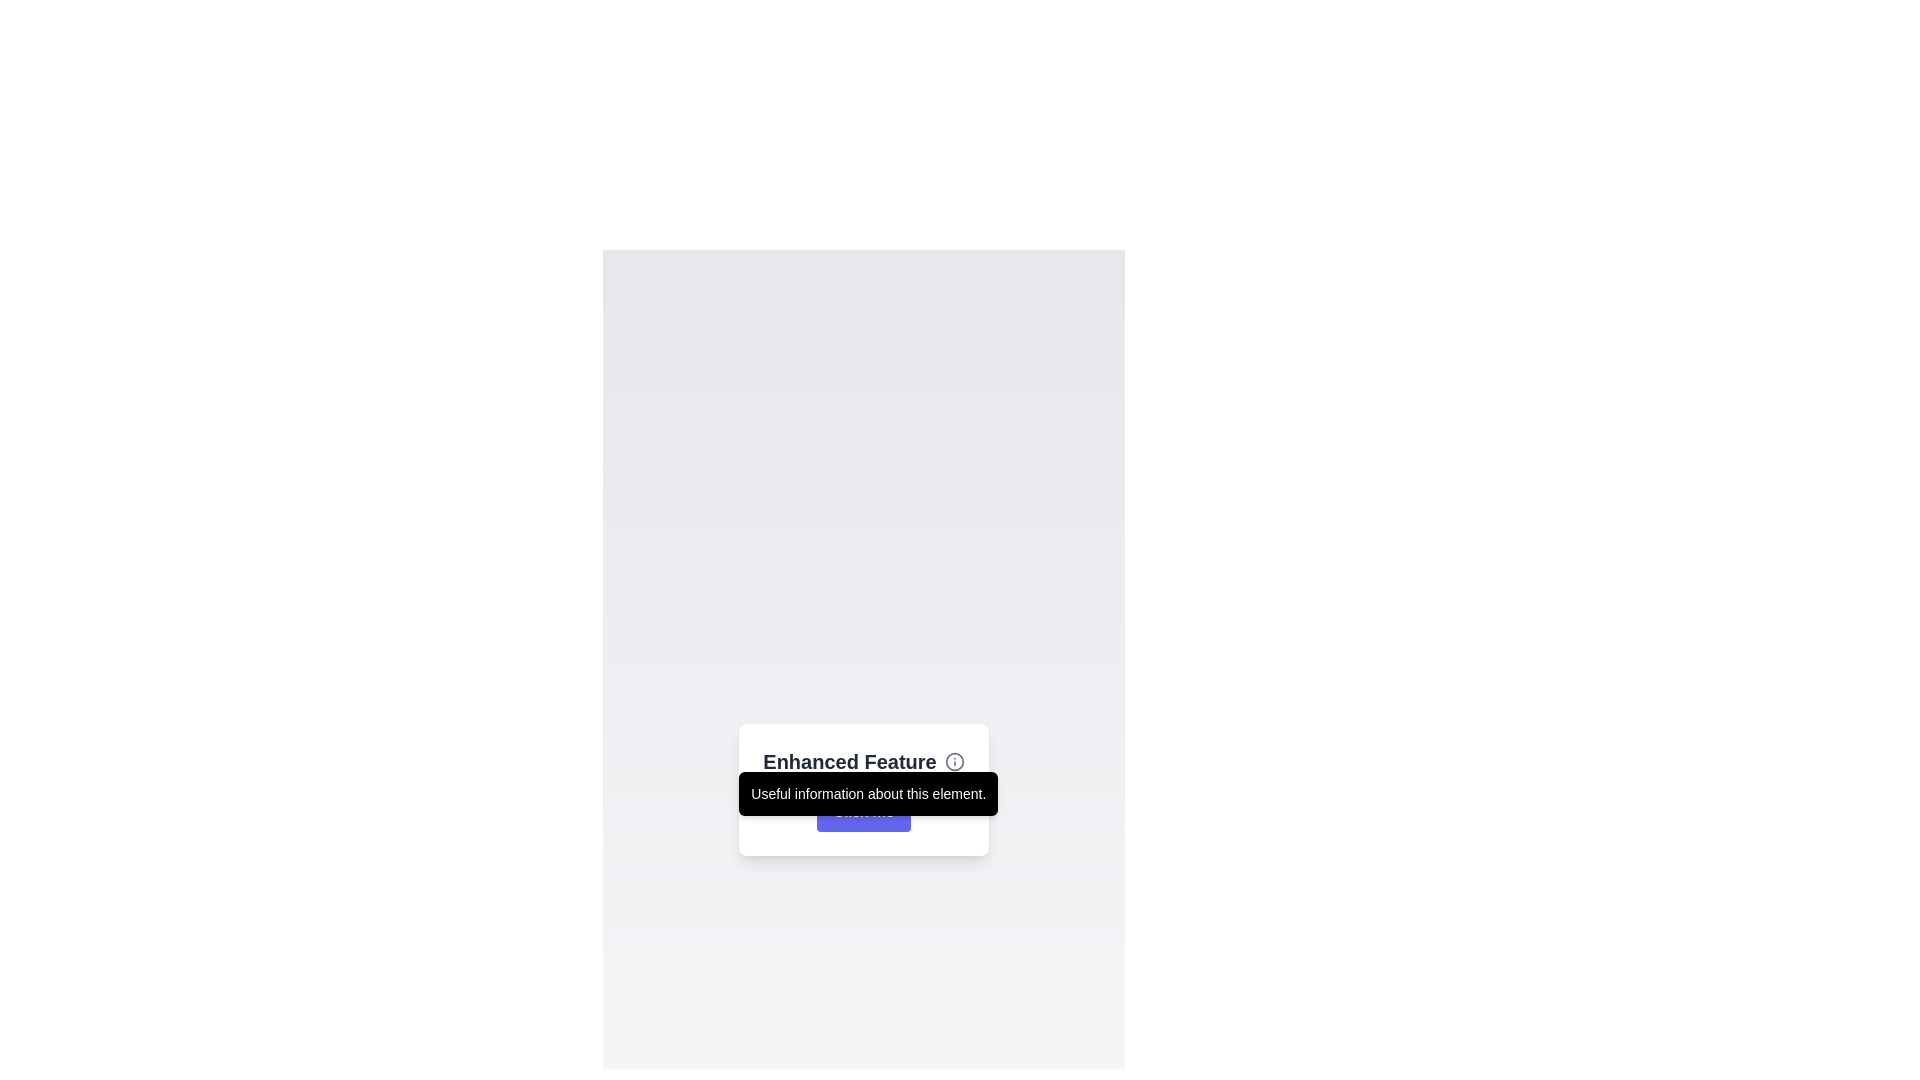 The width and height of the screenshot is (1920, 1080). What do you see at coordinates (868, 793) in the screenshot?
I see `the tooltip with the text 'Useful information about this element' that is displayed below the 'Enhanced Feature' header` at bounding box center [868, 793].